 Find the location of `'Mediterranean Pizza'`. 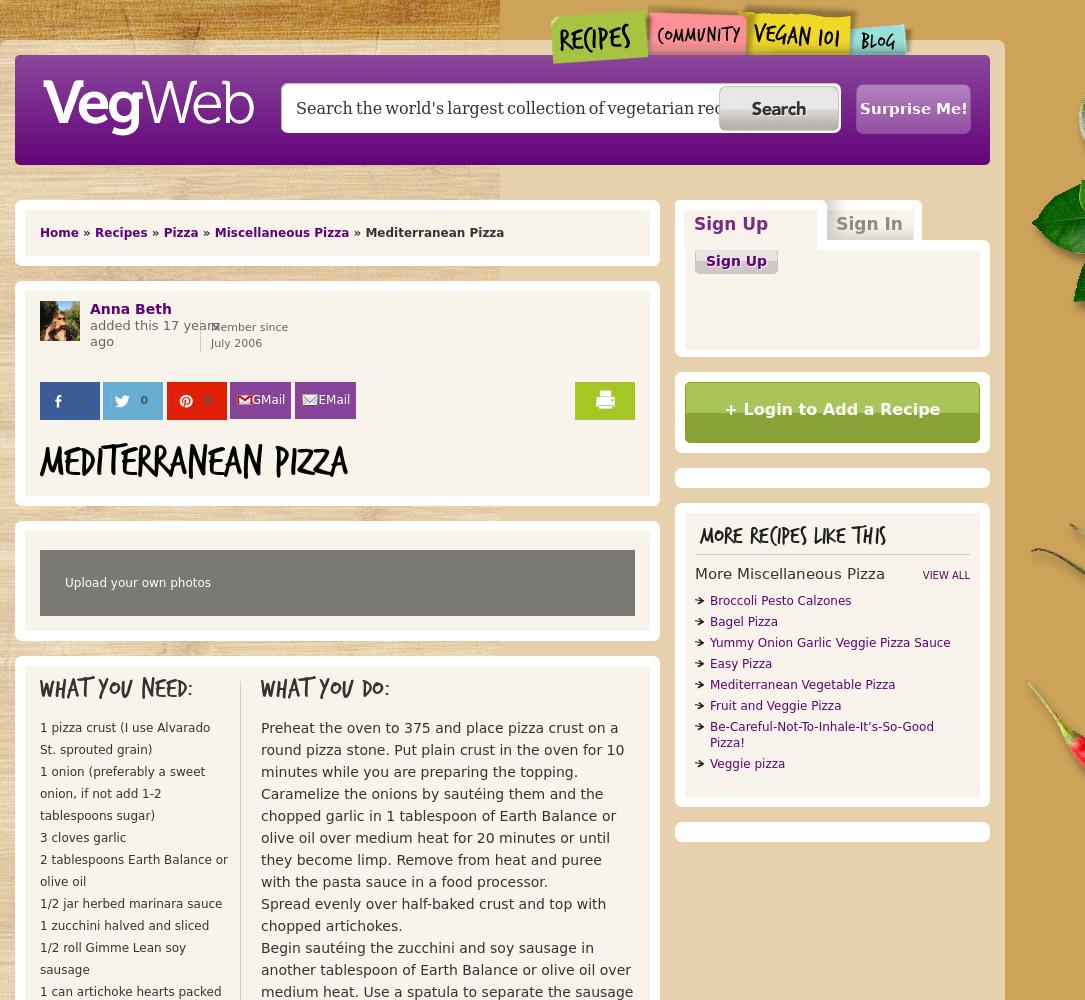

'Mediterranean Pizza' is located at coordinates (40, 462).